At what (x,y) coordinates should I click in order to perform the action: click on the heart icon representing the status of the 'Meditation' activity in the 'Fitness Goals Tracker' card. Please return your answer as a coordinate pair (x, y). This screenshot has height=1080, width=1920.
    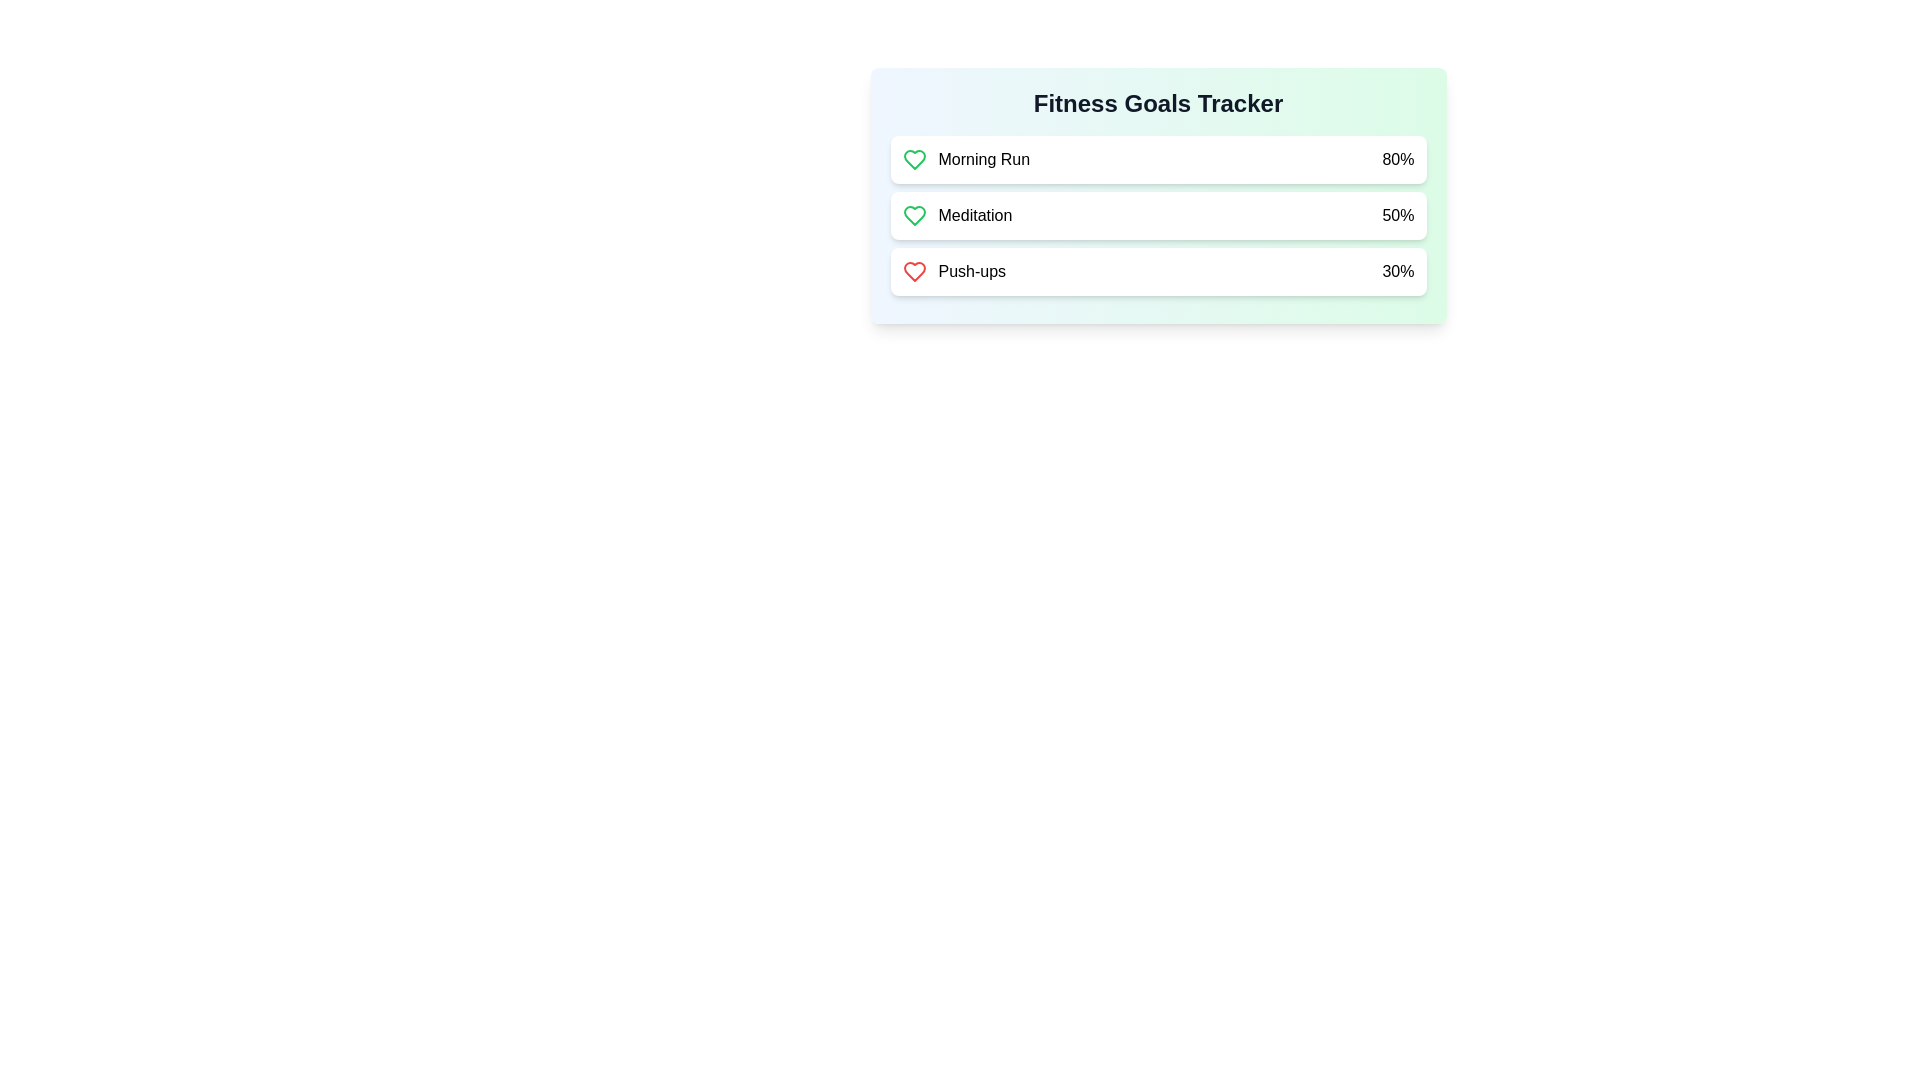
    Looking at the image, I should click on (913, 216).